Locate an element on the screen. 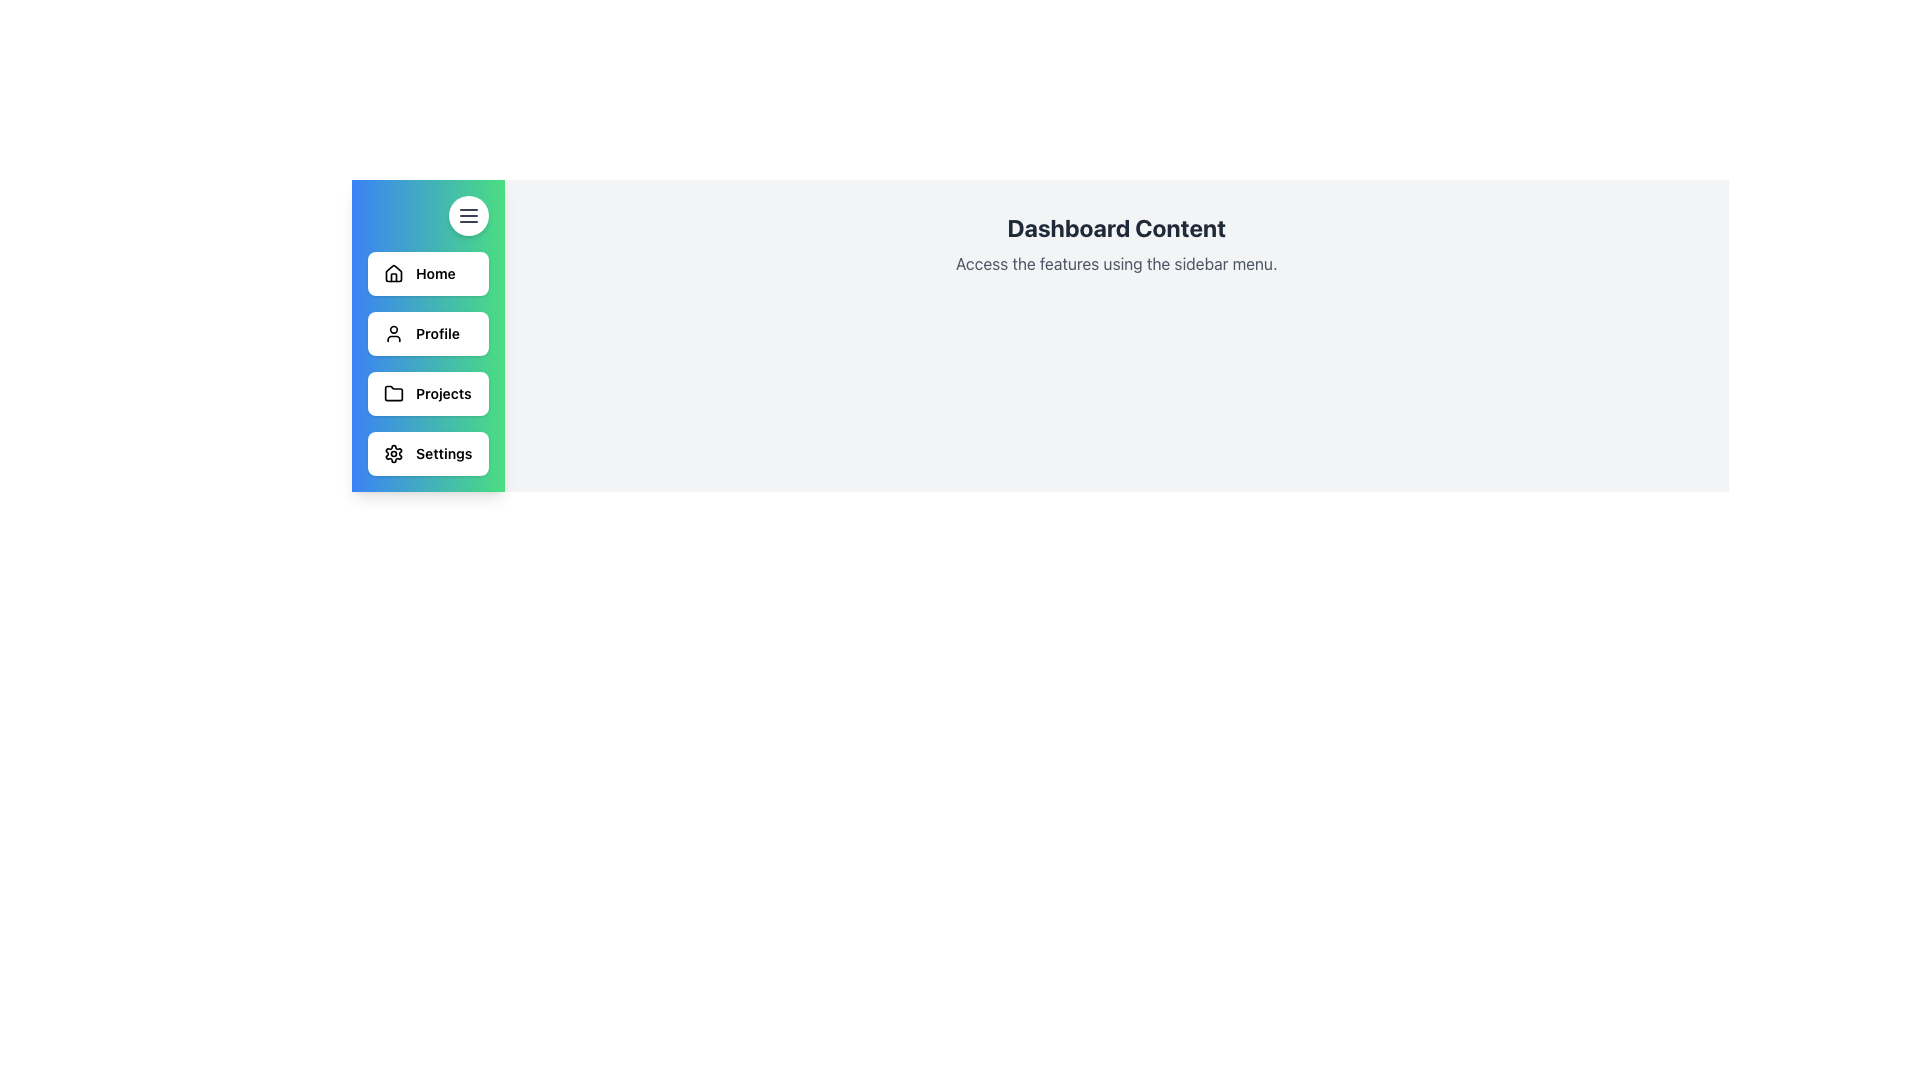 The width and height of the screenshot is (1920, 1080). the 'Profile' text label in the sidebar menu, which is styled in bold black font and located to the right of the user profile icon is located at coordinates (436, 333).